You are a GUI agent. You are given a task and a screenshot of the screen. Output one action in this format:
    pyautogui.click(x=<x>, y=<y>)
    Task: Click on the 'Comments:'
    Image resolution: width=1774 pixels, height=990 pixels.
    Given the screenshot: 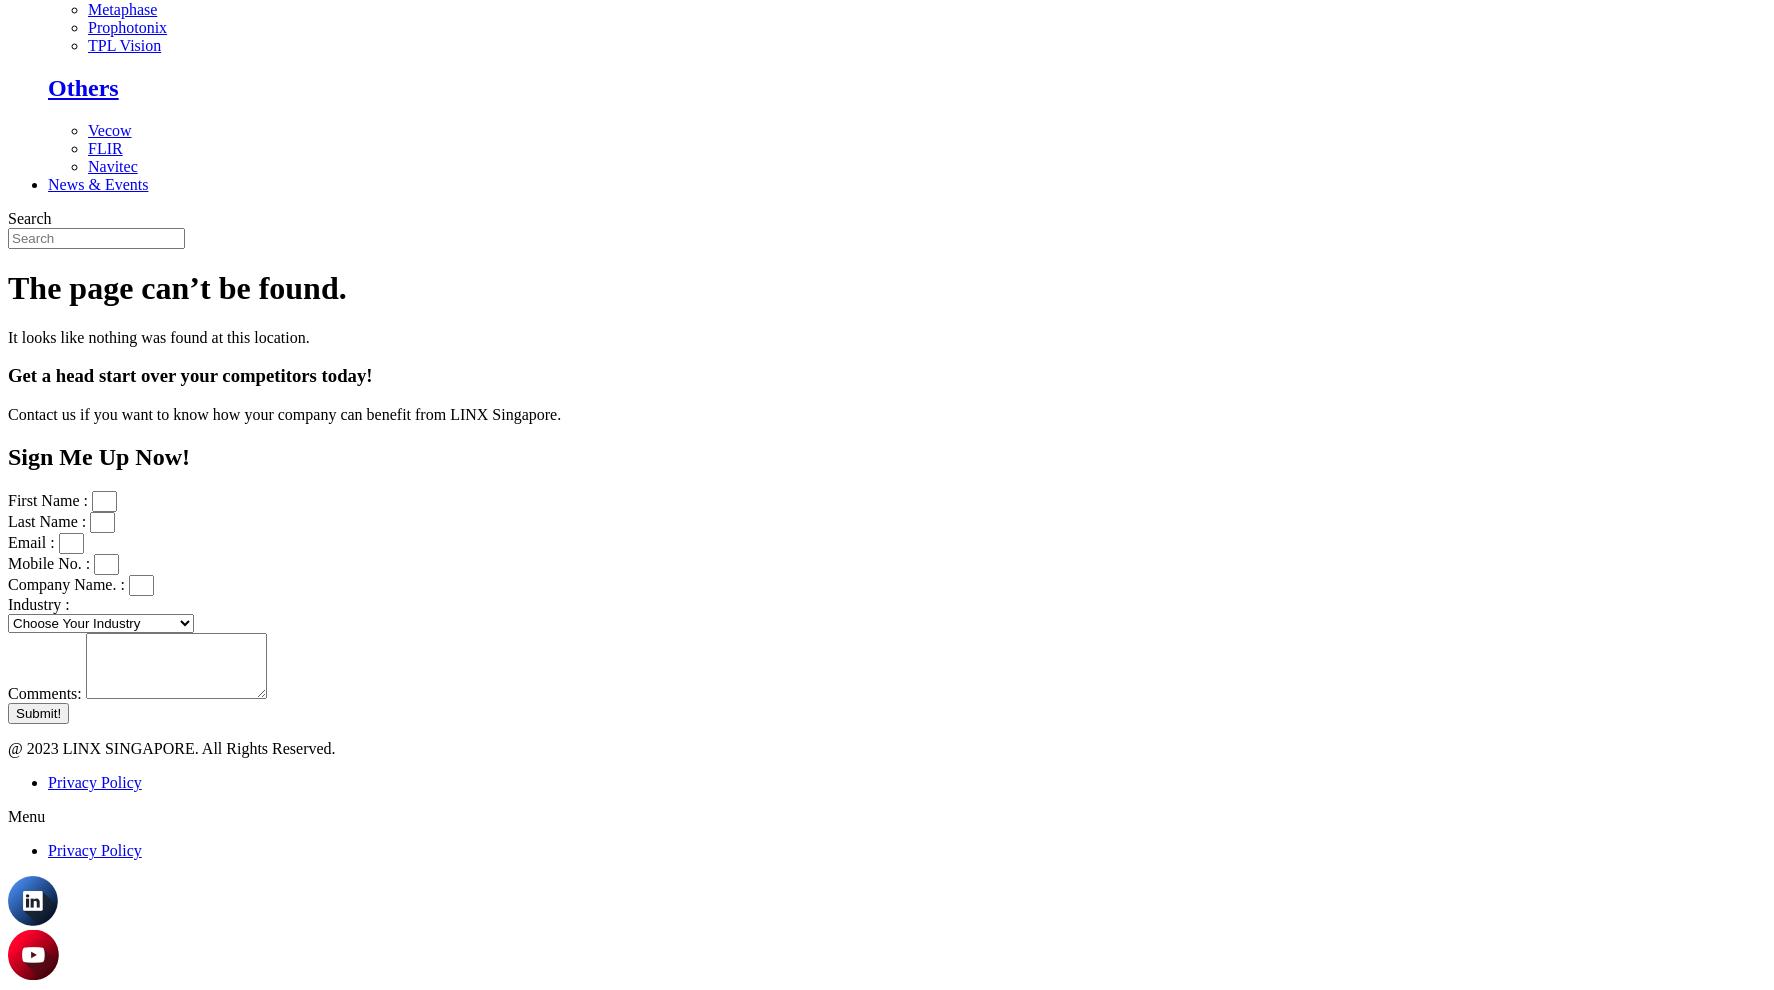 What is the action you would take?
    pyautogui.click(x=45, y=692)
    